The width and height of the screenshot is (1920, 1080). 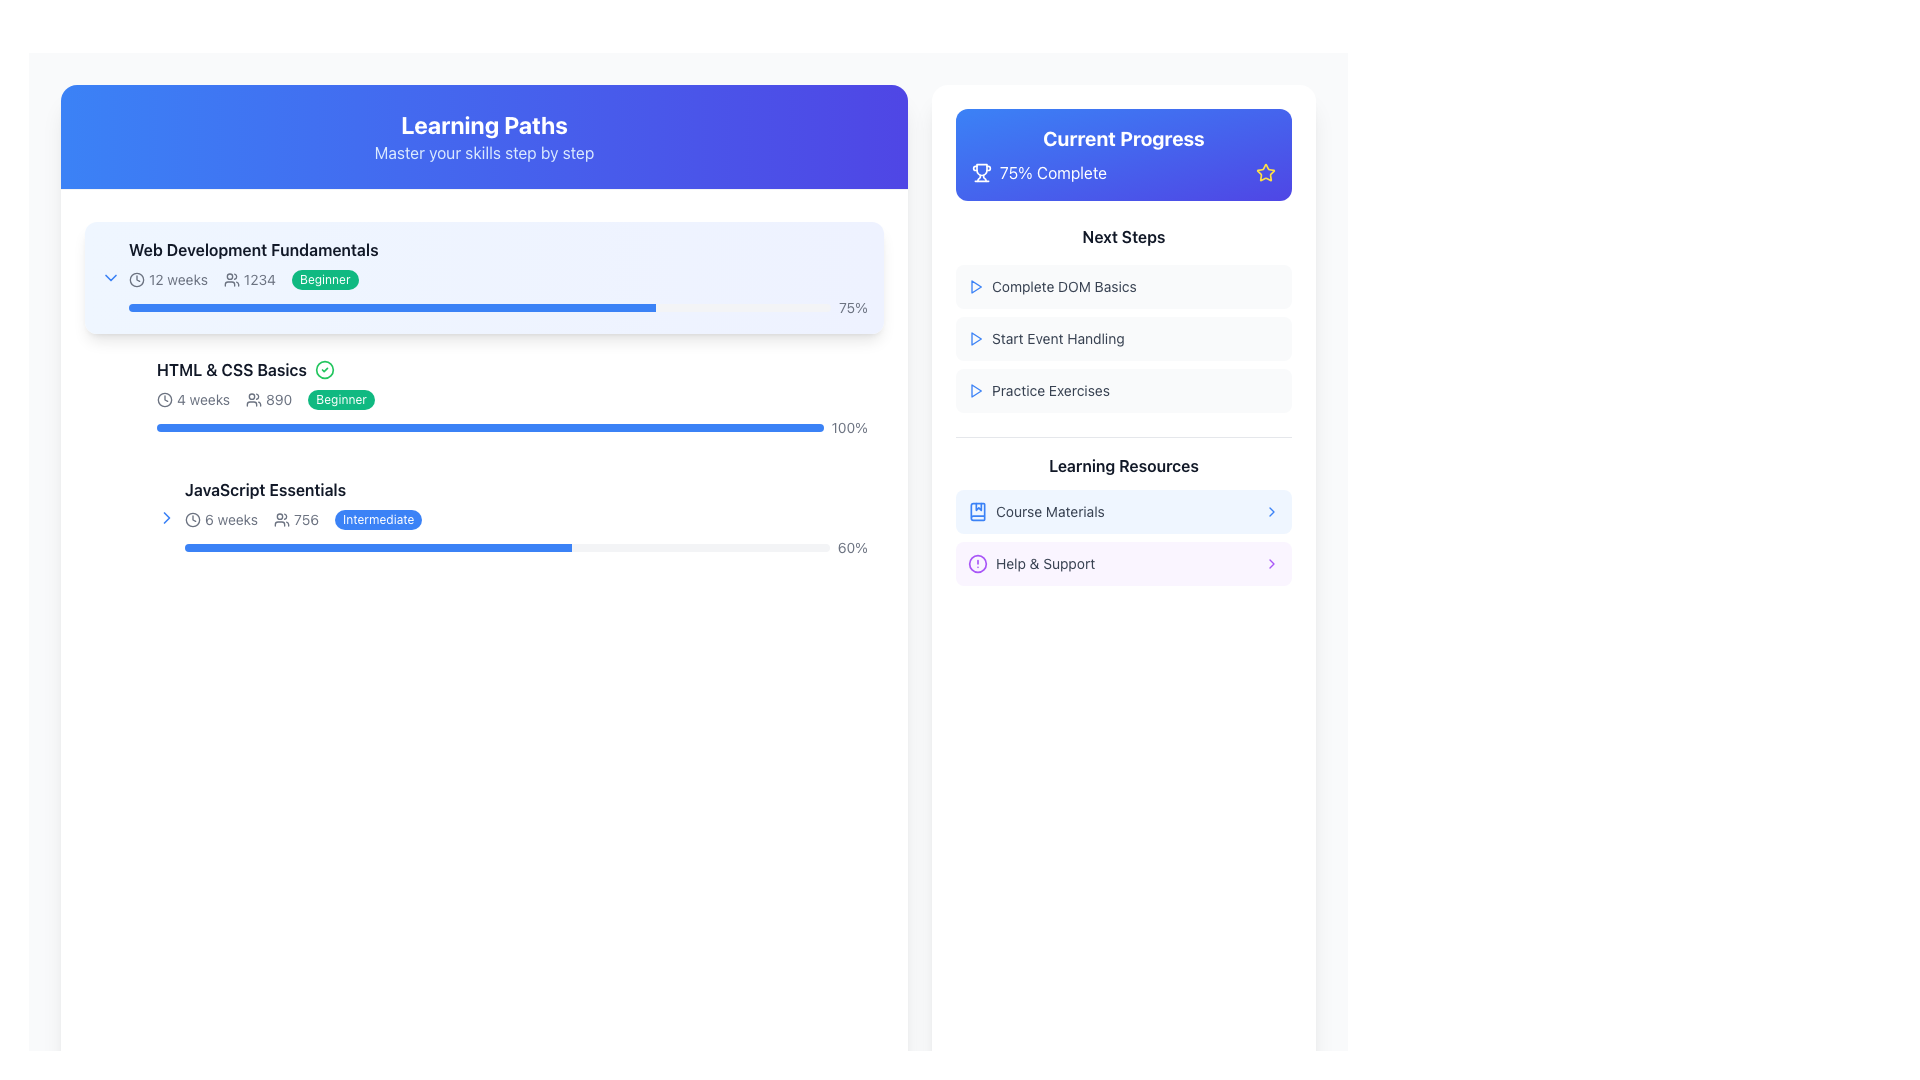 I want to click on the blue triangular Play button icon located to the left of the 'Practice Exercises' section title, so click(x=975, y=390).